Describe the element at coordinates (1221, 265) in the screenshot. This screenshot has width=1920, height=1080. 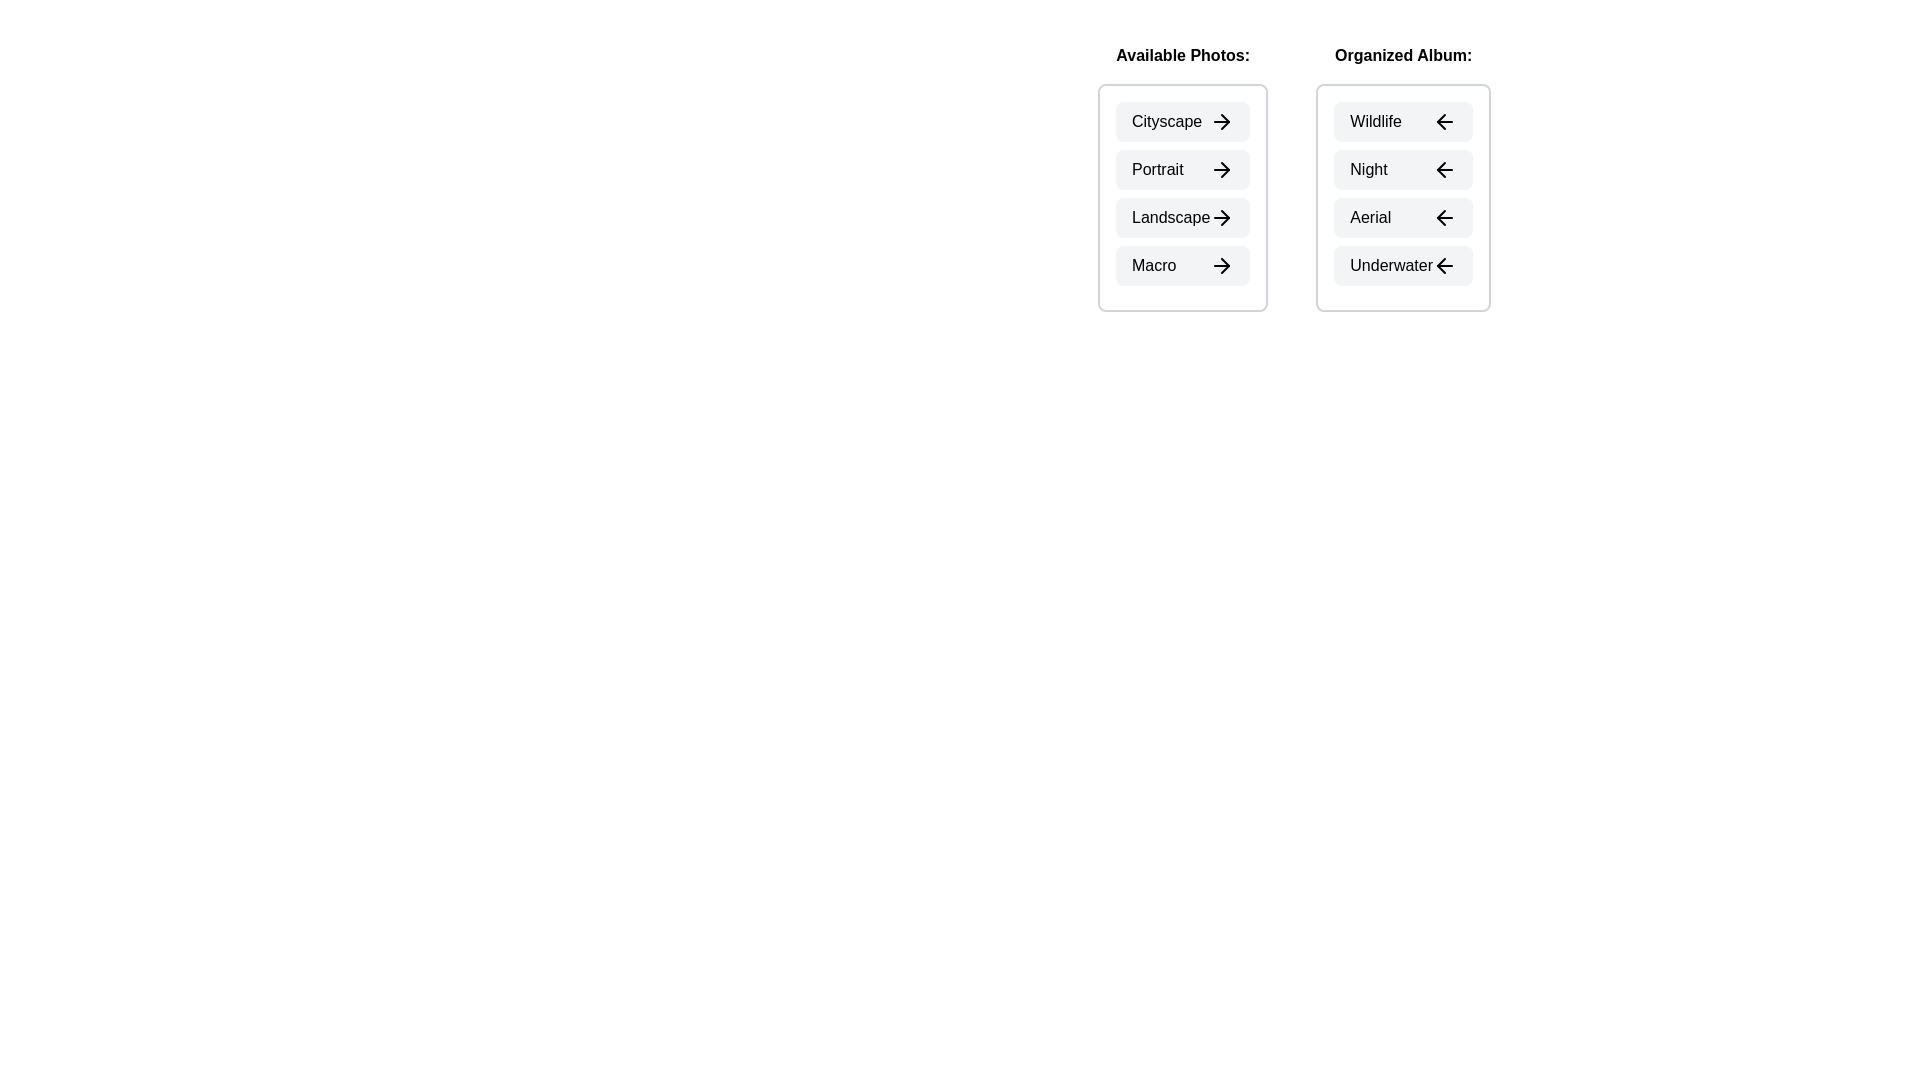
I see `the arrow icon next to the photo Macro in the Available Photos section to transfer it to the Organized Album section` at that location.